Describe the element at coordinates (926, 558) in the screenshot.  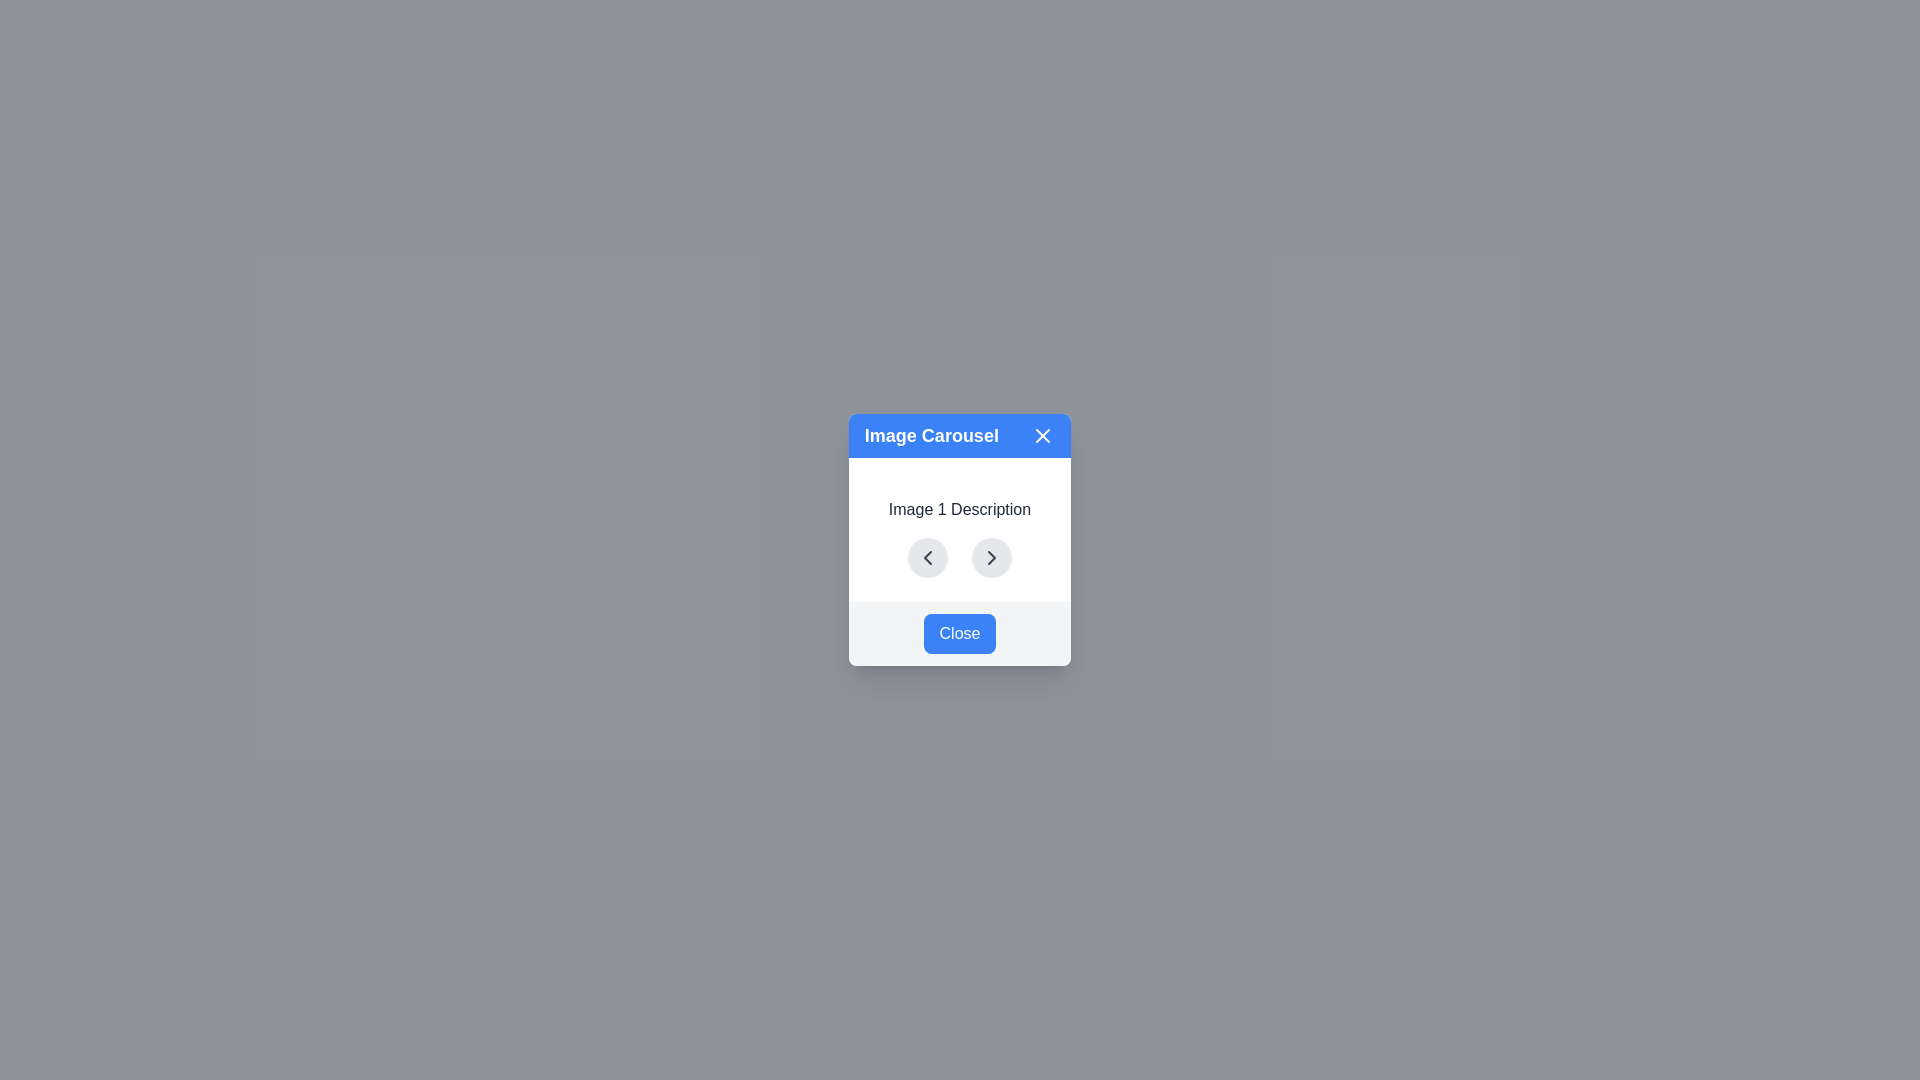
I see `the circular button with a gray background featuring a left-facing chevron arrow located at the bottom-left corner of the modal labeled 'Image Carousel'` at that location.